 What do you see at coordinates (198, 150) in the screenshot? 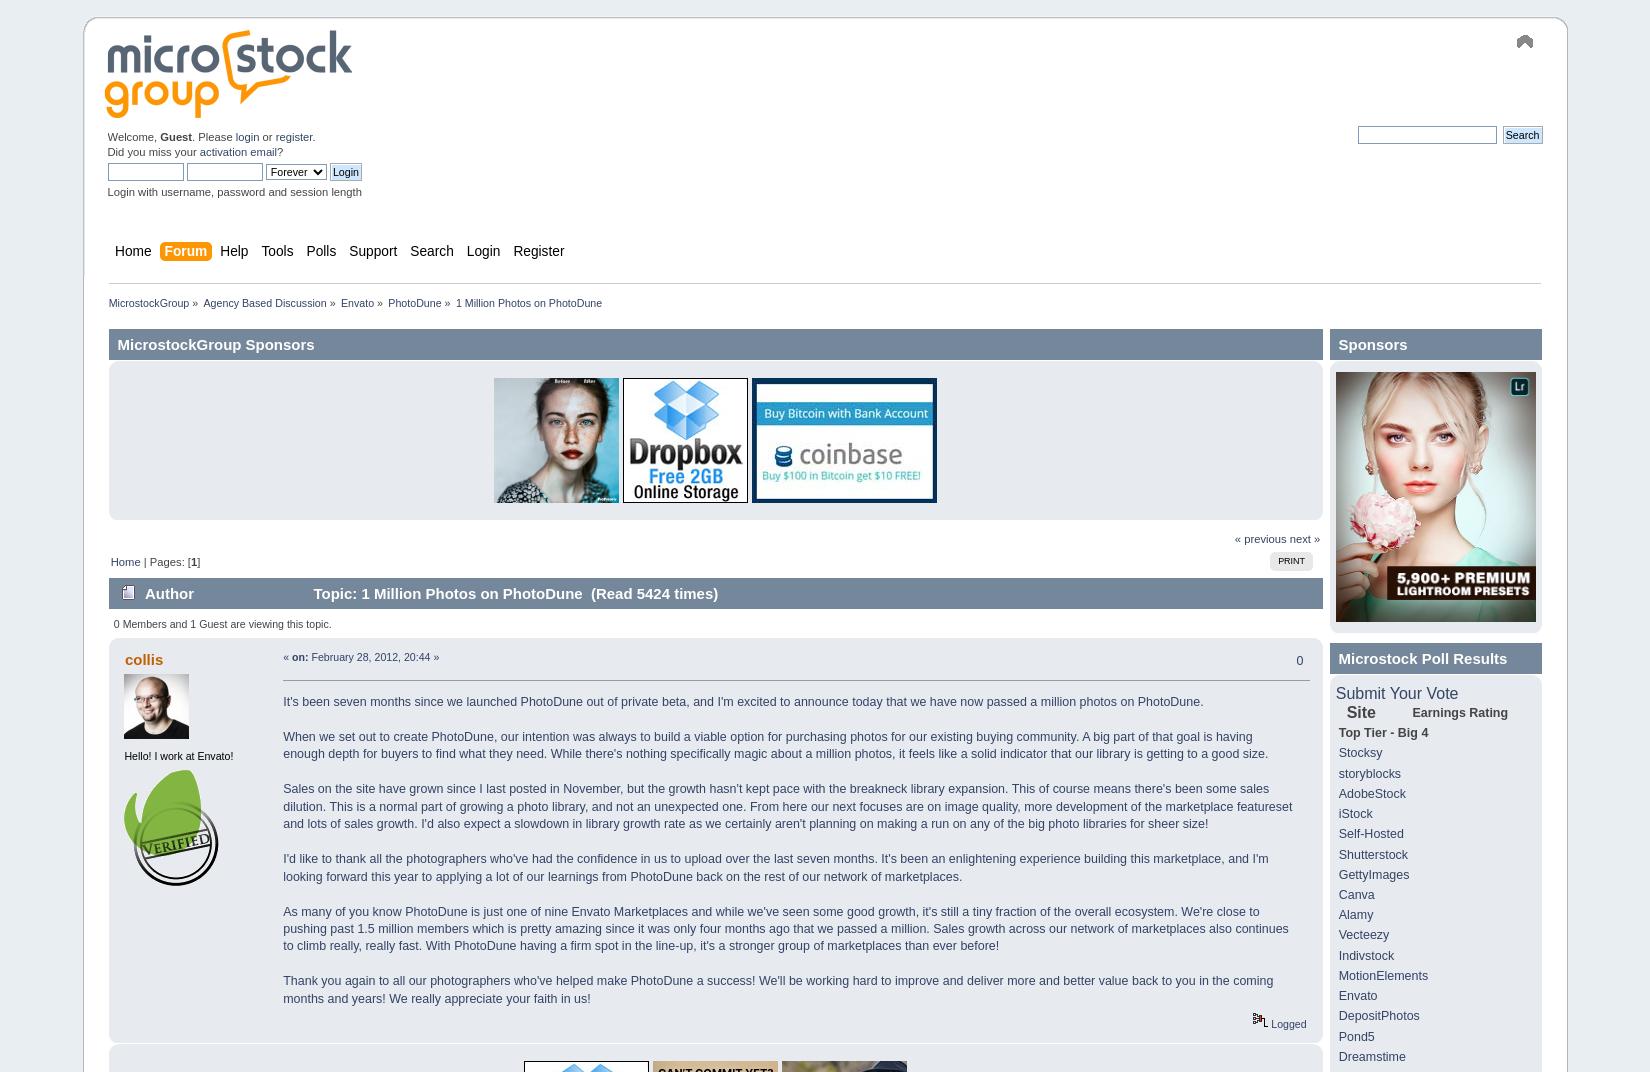
I see `'activation email'` at bounding box center [198, 150].